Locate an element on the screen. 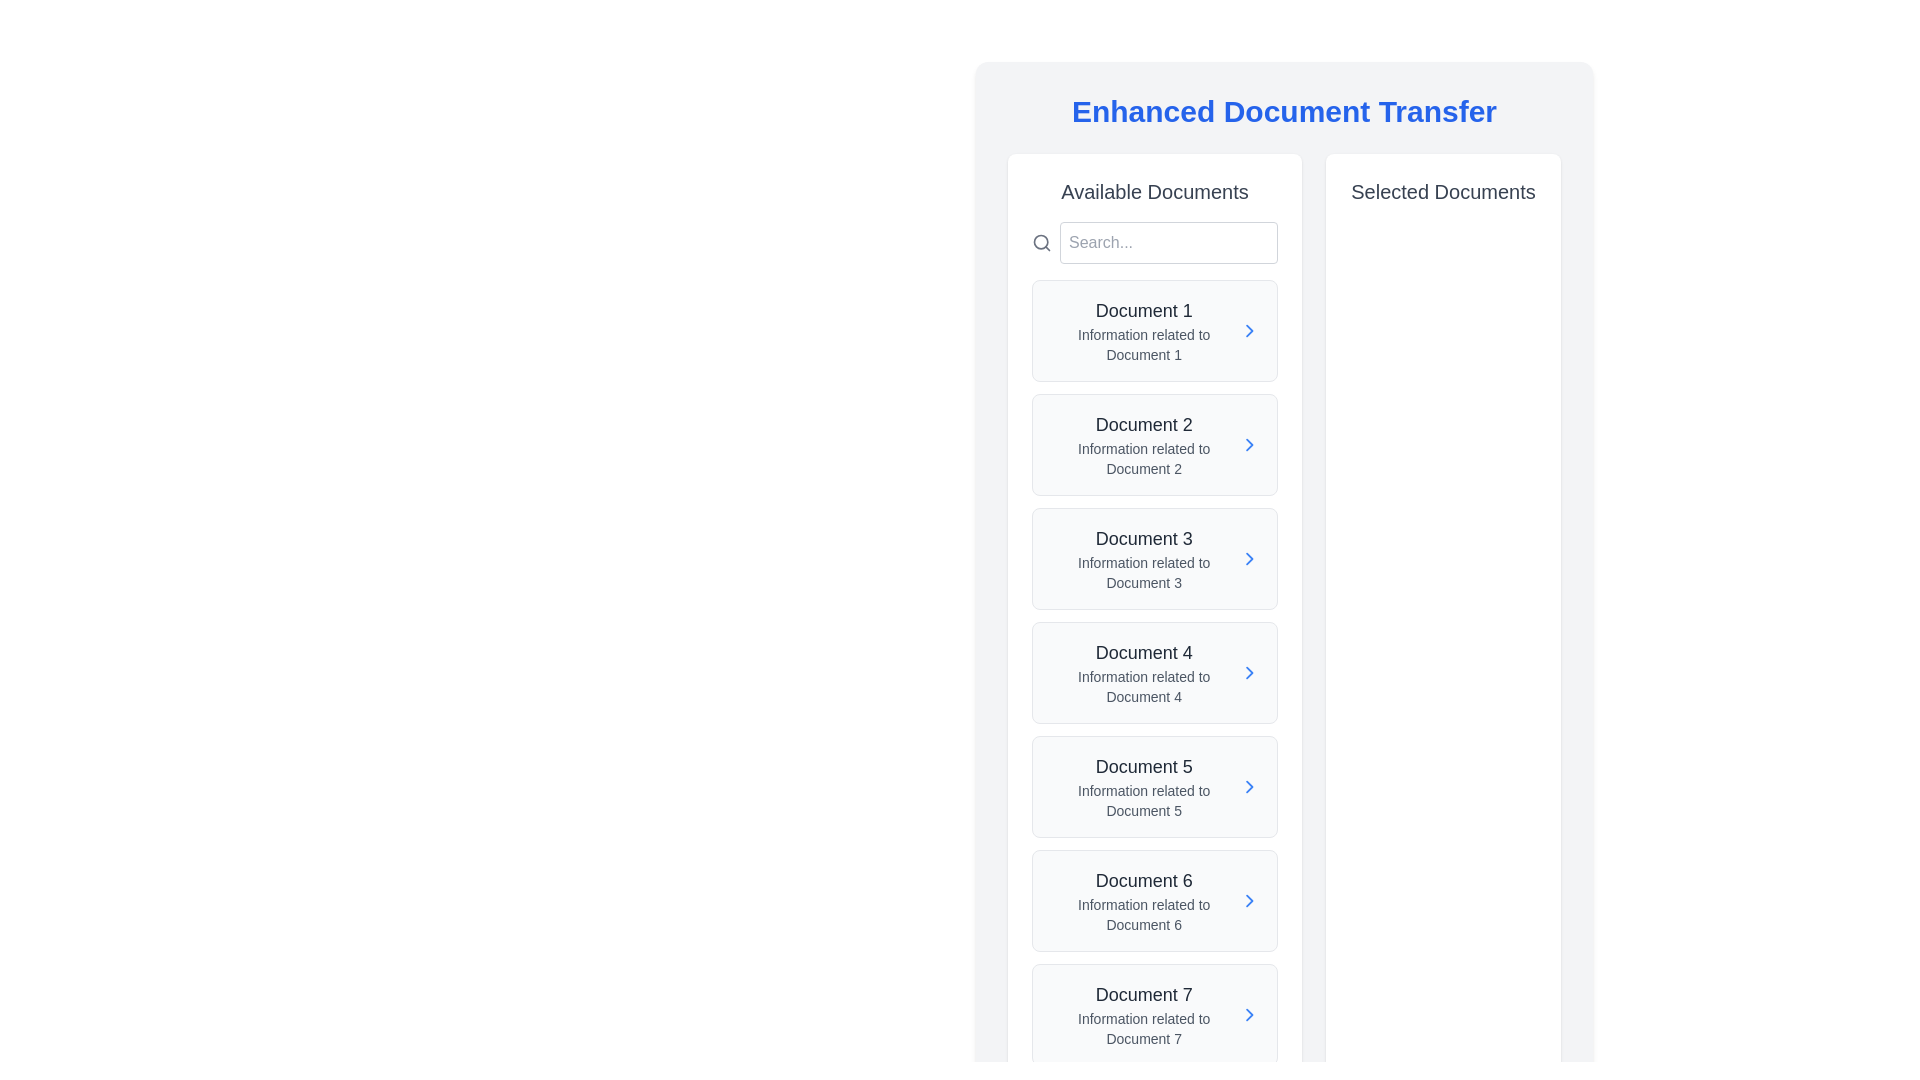  the fifth item in the 'Available Documents' section, which displays the title 'Document 5' and includes a right-arrow icon for navigation is located at coordinates (1155, 785).